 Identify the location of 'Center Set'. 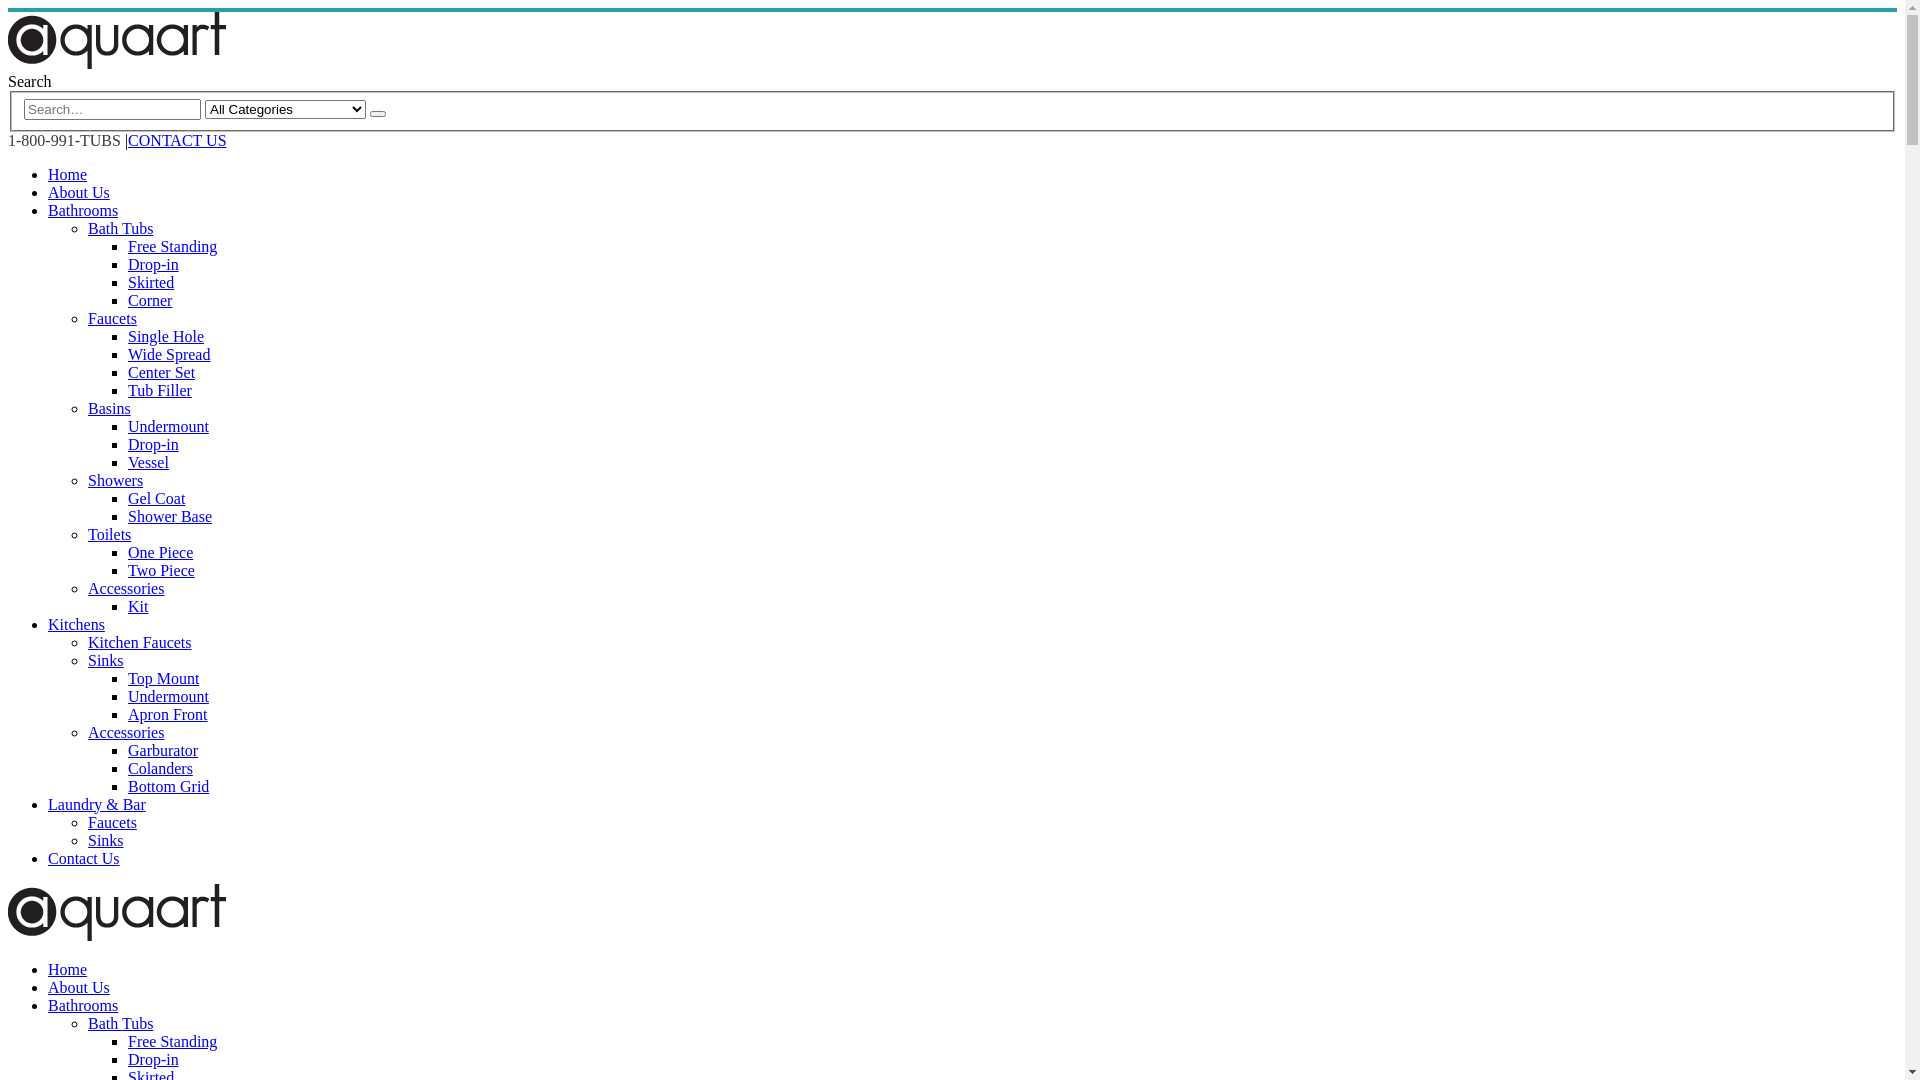
(161, 372).